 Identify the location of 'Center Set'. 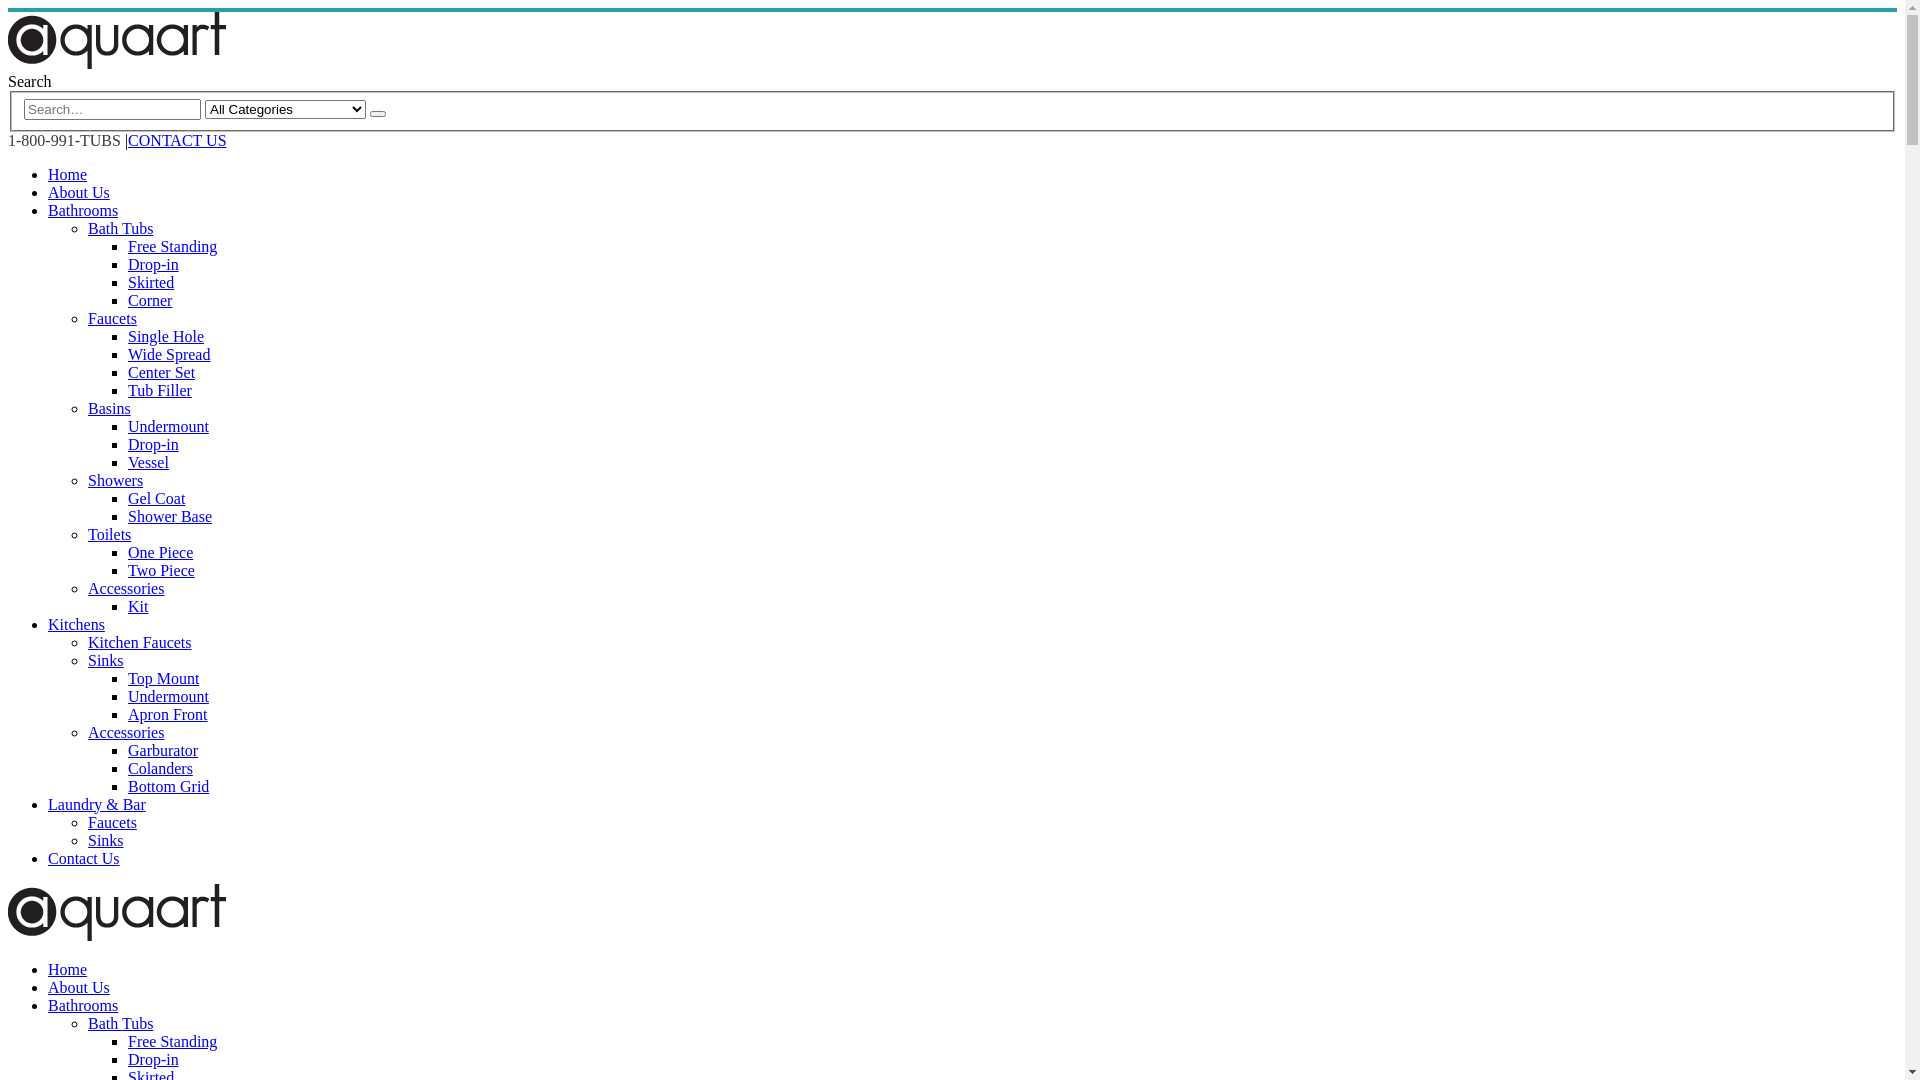
(161, 372).